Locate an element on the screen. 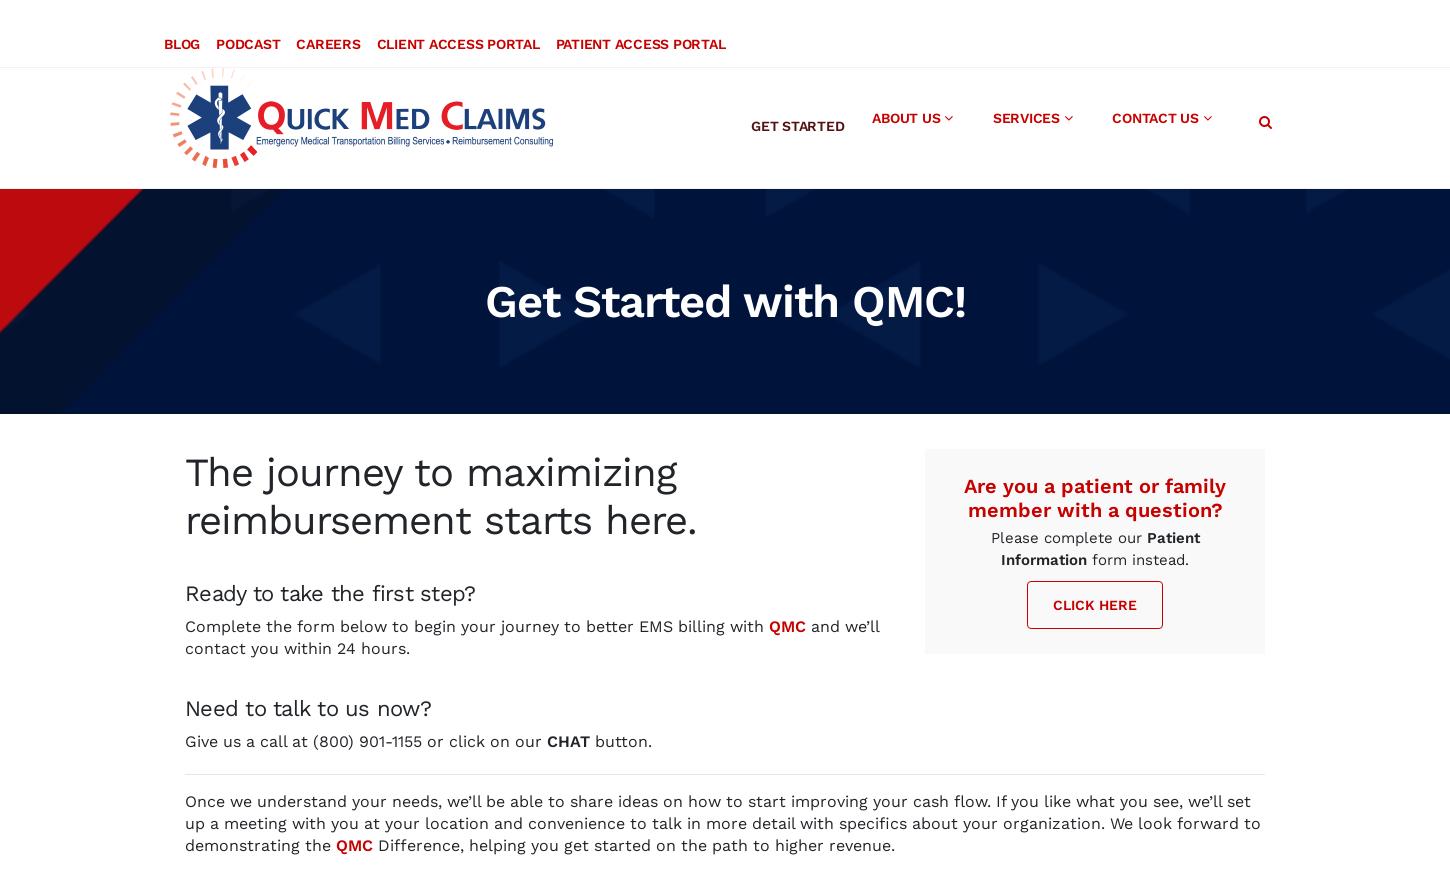 The image size is (1450, 873). 'Careers' is located at coordinates (327, 20).